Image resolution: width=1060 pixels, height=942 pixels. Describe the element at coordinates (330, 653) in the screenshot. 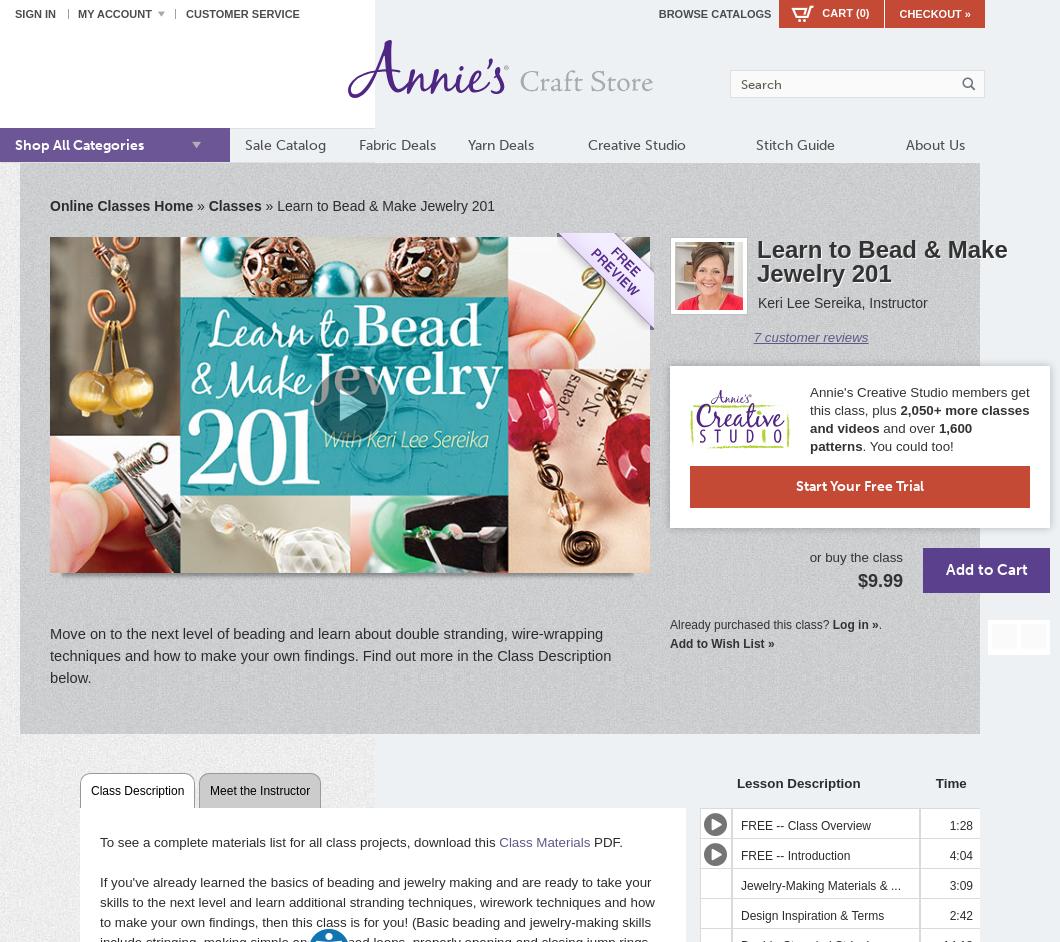

I see `'Move on to the next level of beading and learn about double stranding, wire-wrapping techniques and how to make your own findings. Find out more in the Class Description below.'` at that location.